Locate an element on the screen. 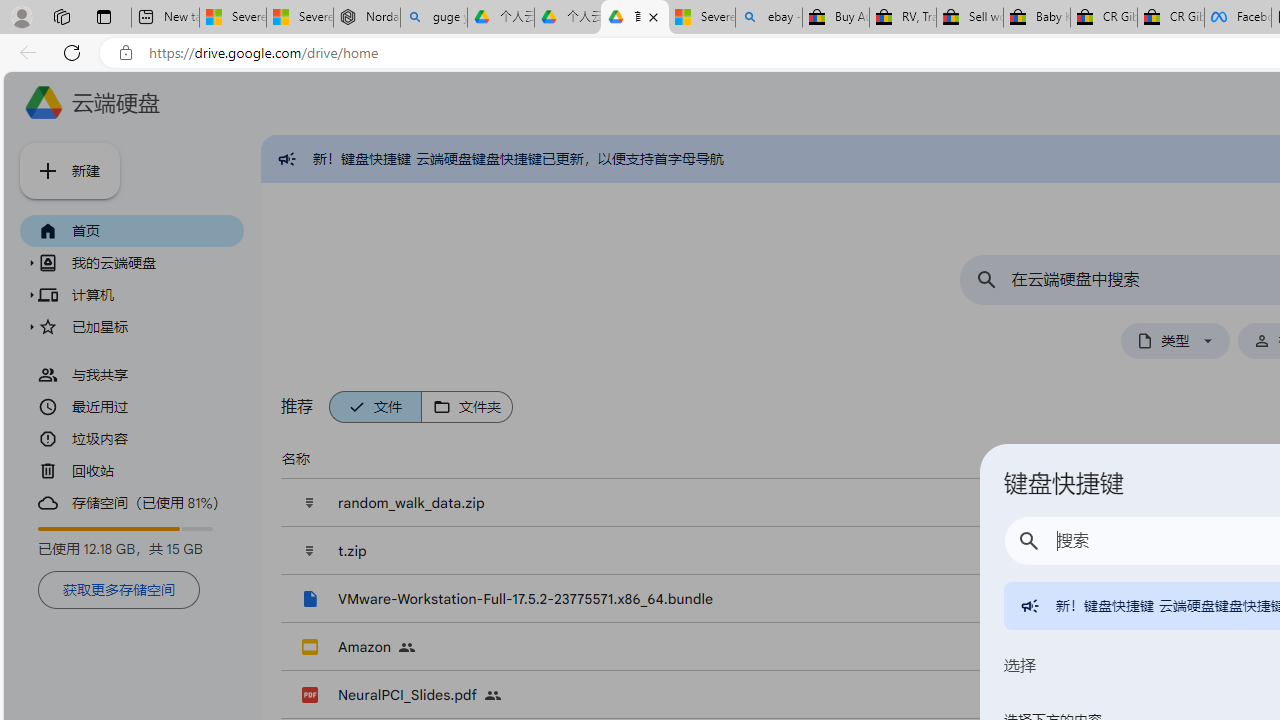 This screenshot has height=720, width=1280. 'Facebook' is located at coordinates (1236, 17).